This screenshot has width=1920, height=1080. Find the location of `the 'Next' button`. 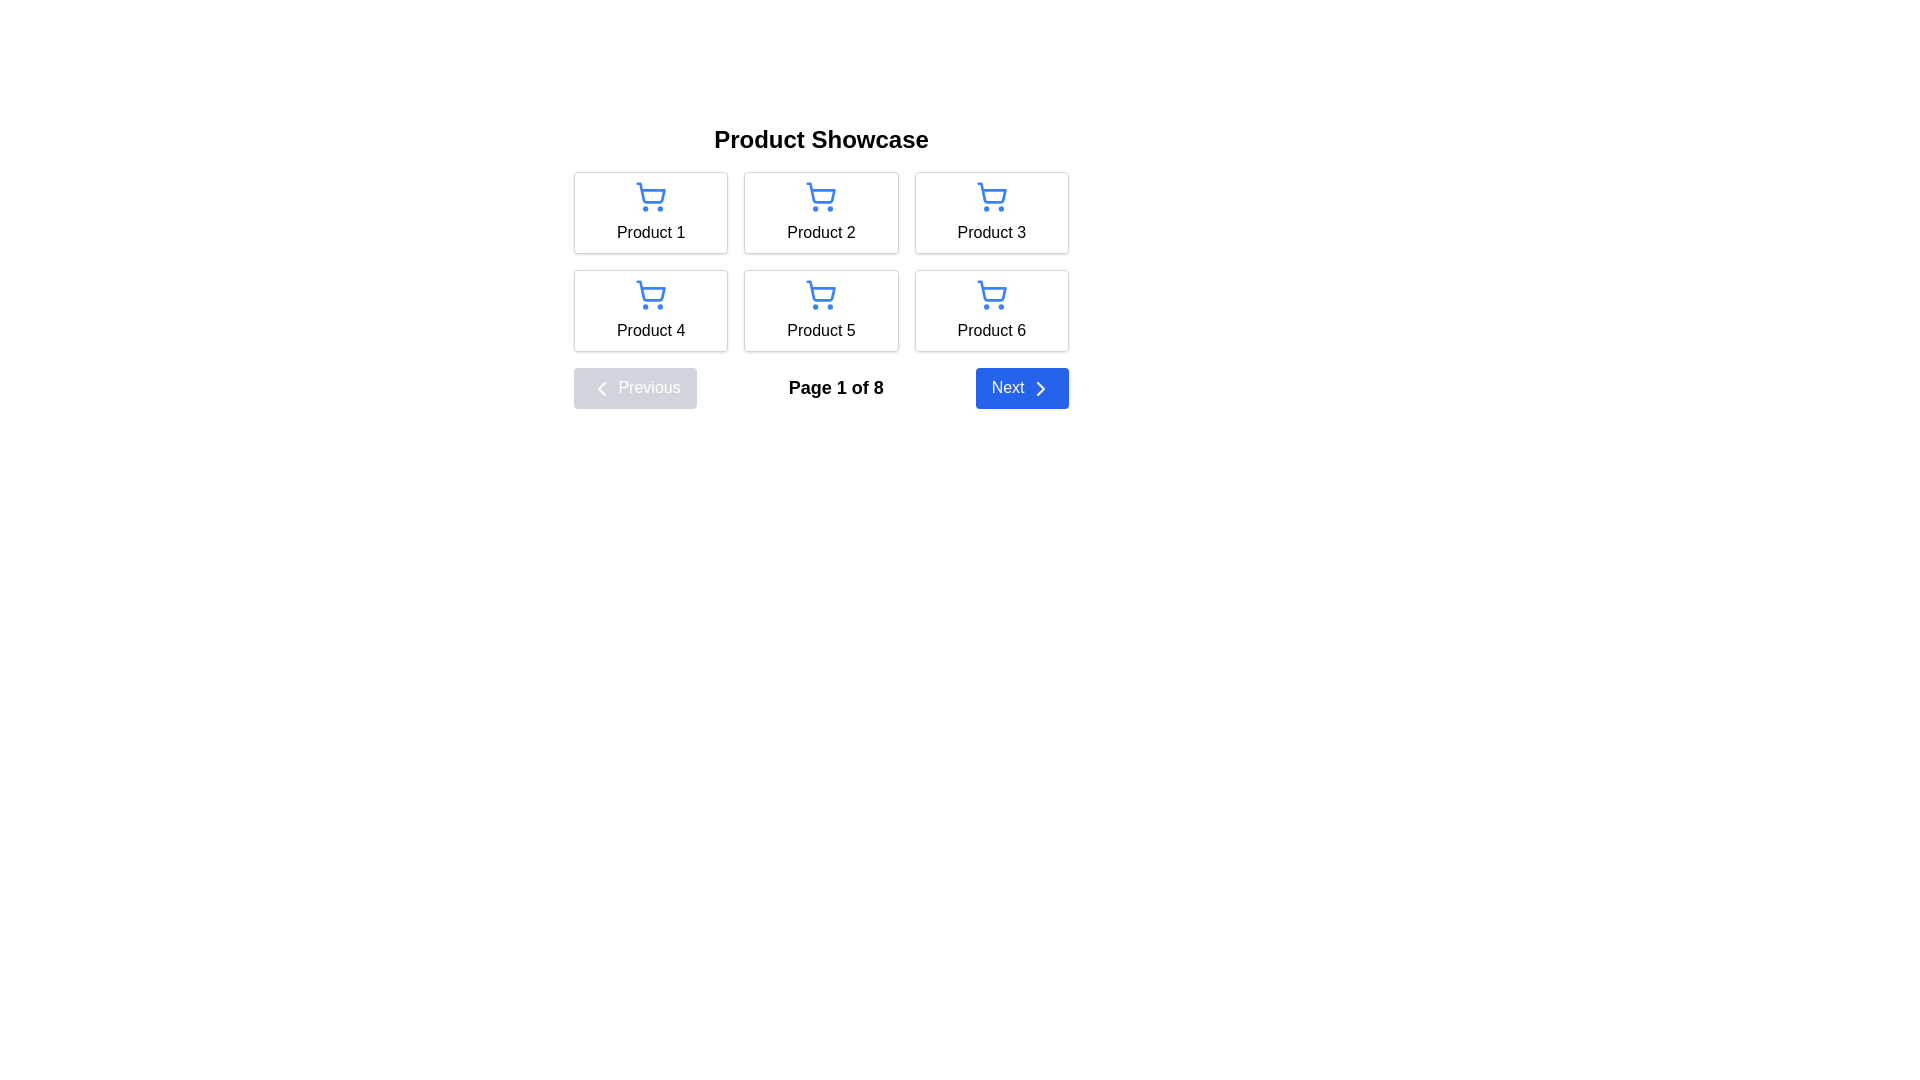

the 'Next' button is located at coordinates (1022, 388).